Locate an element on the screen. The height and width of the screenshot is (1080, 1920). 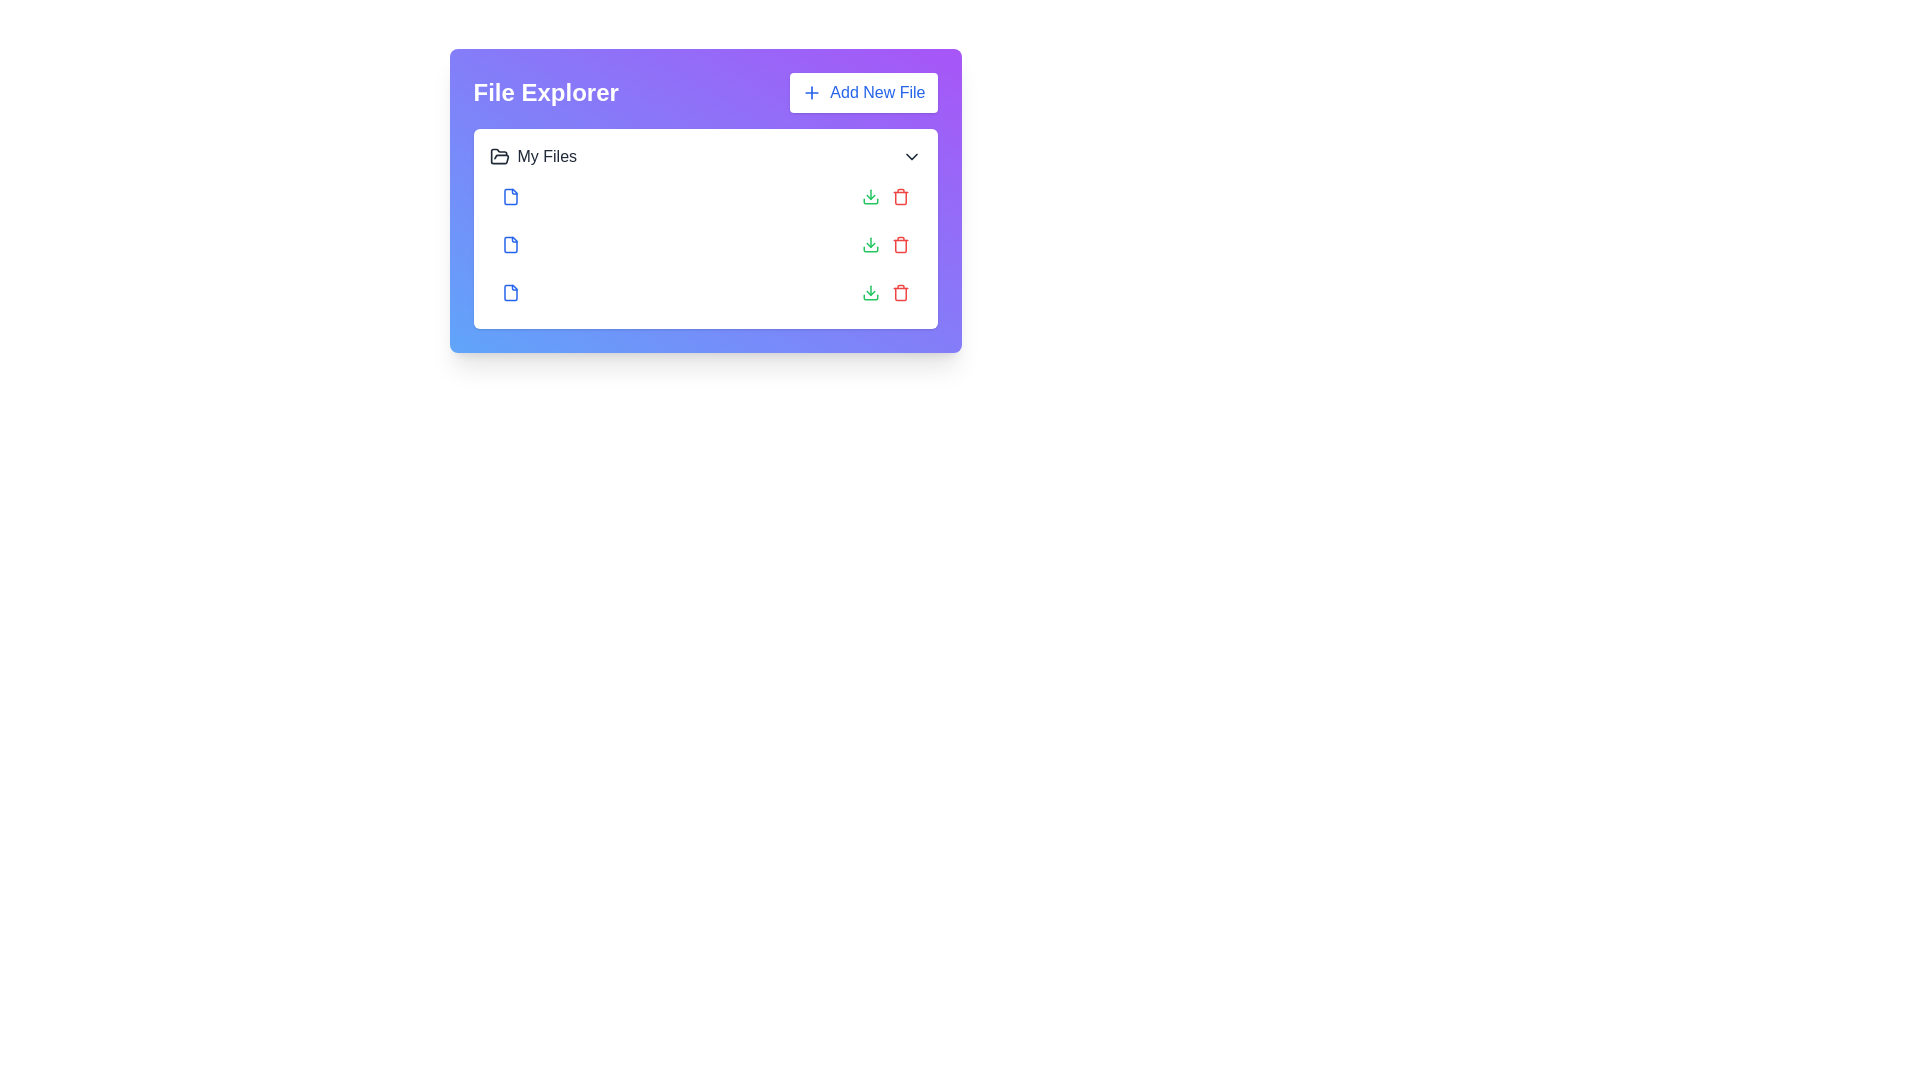
the green download arrow icon in the grouped action control located on the right side of the row for the file 'Presentation.pptx' in the 'File Explorer' is located at coordinates (884, 293).